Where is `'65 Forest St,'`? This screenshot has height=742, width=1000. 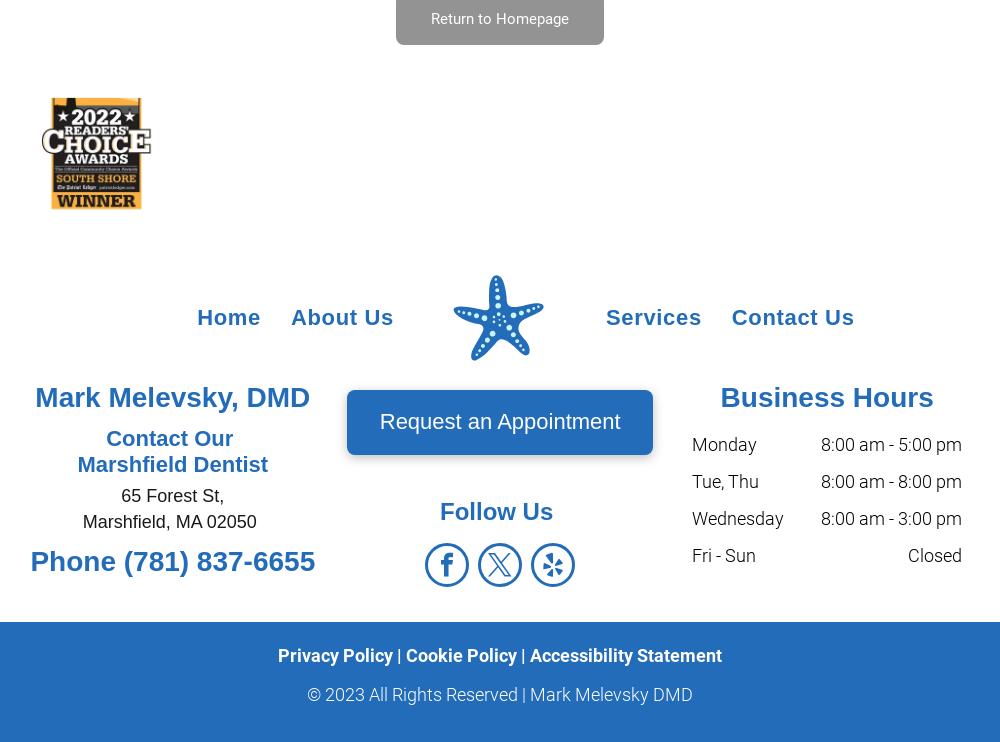 '65 Forest St,' is located at coordinates (172, 493).